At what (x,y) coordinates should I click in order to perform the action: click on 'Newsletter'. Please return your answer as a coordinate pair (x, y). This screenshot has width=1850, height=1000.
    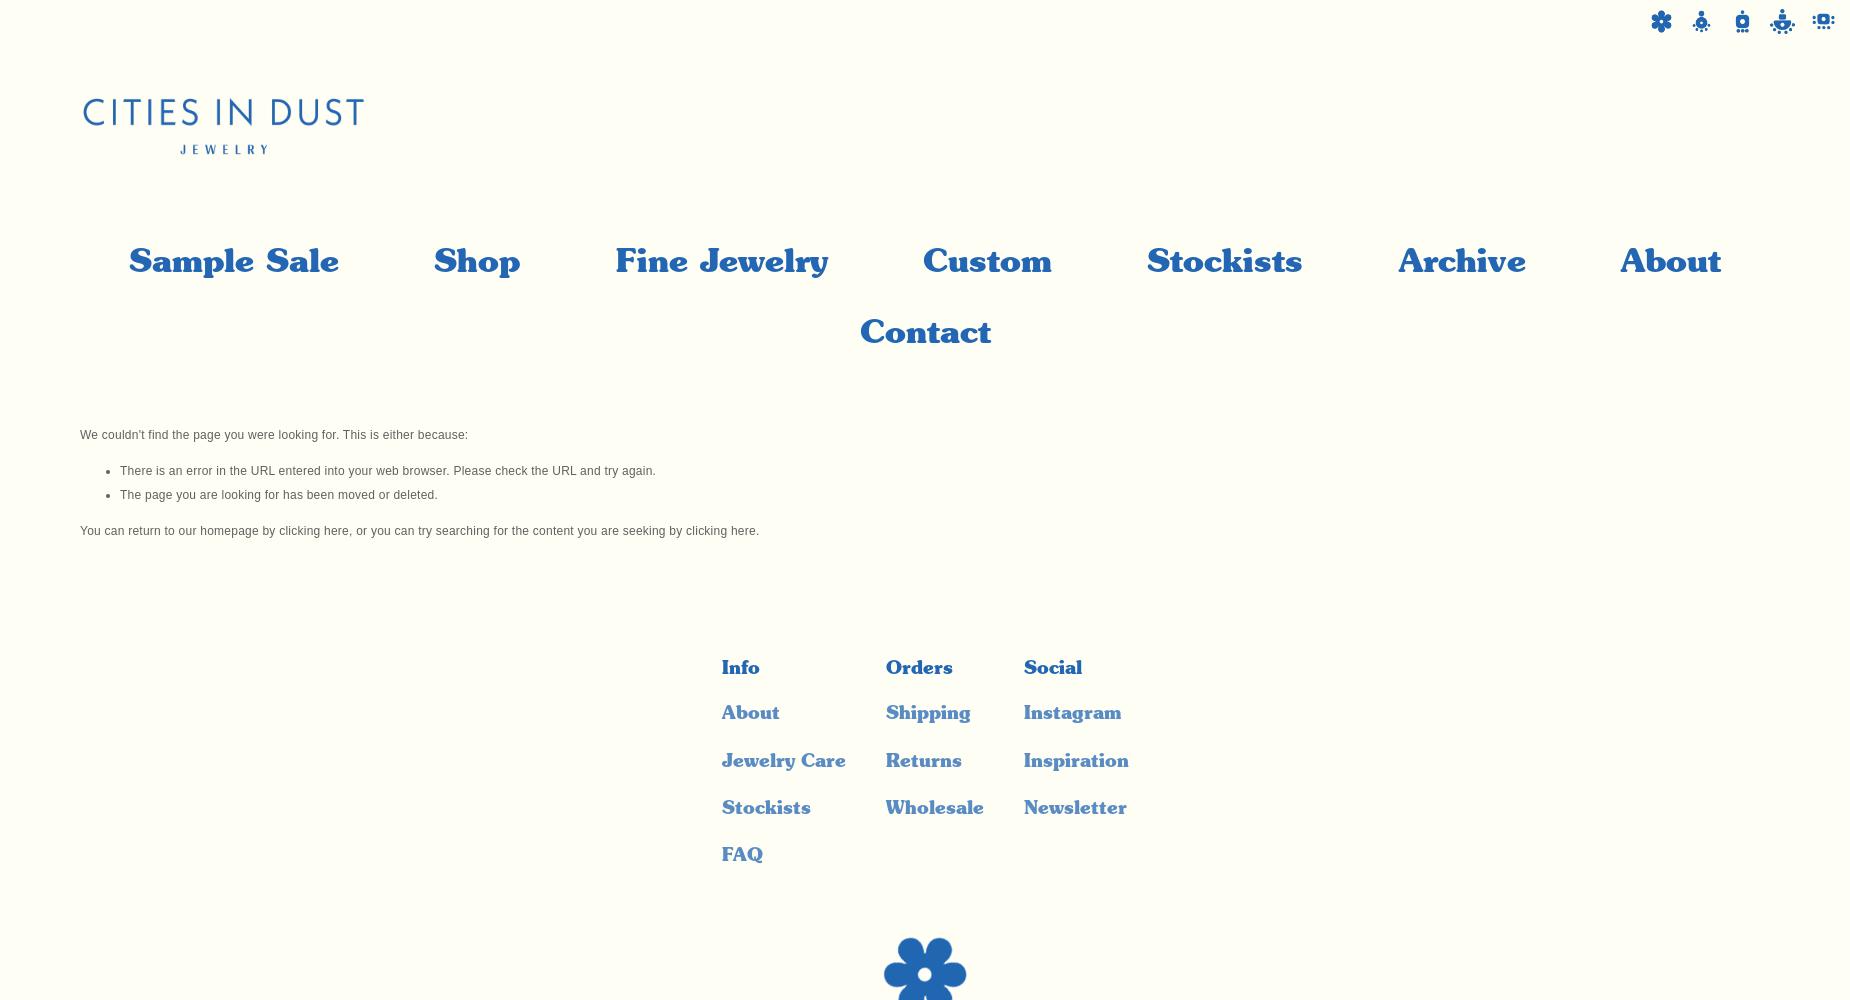
    Looking at the image, I should click on (1022, 808).